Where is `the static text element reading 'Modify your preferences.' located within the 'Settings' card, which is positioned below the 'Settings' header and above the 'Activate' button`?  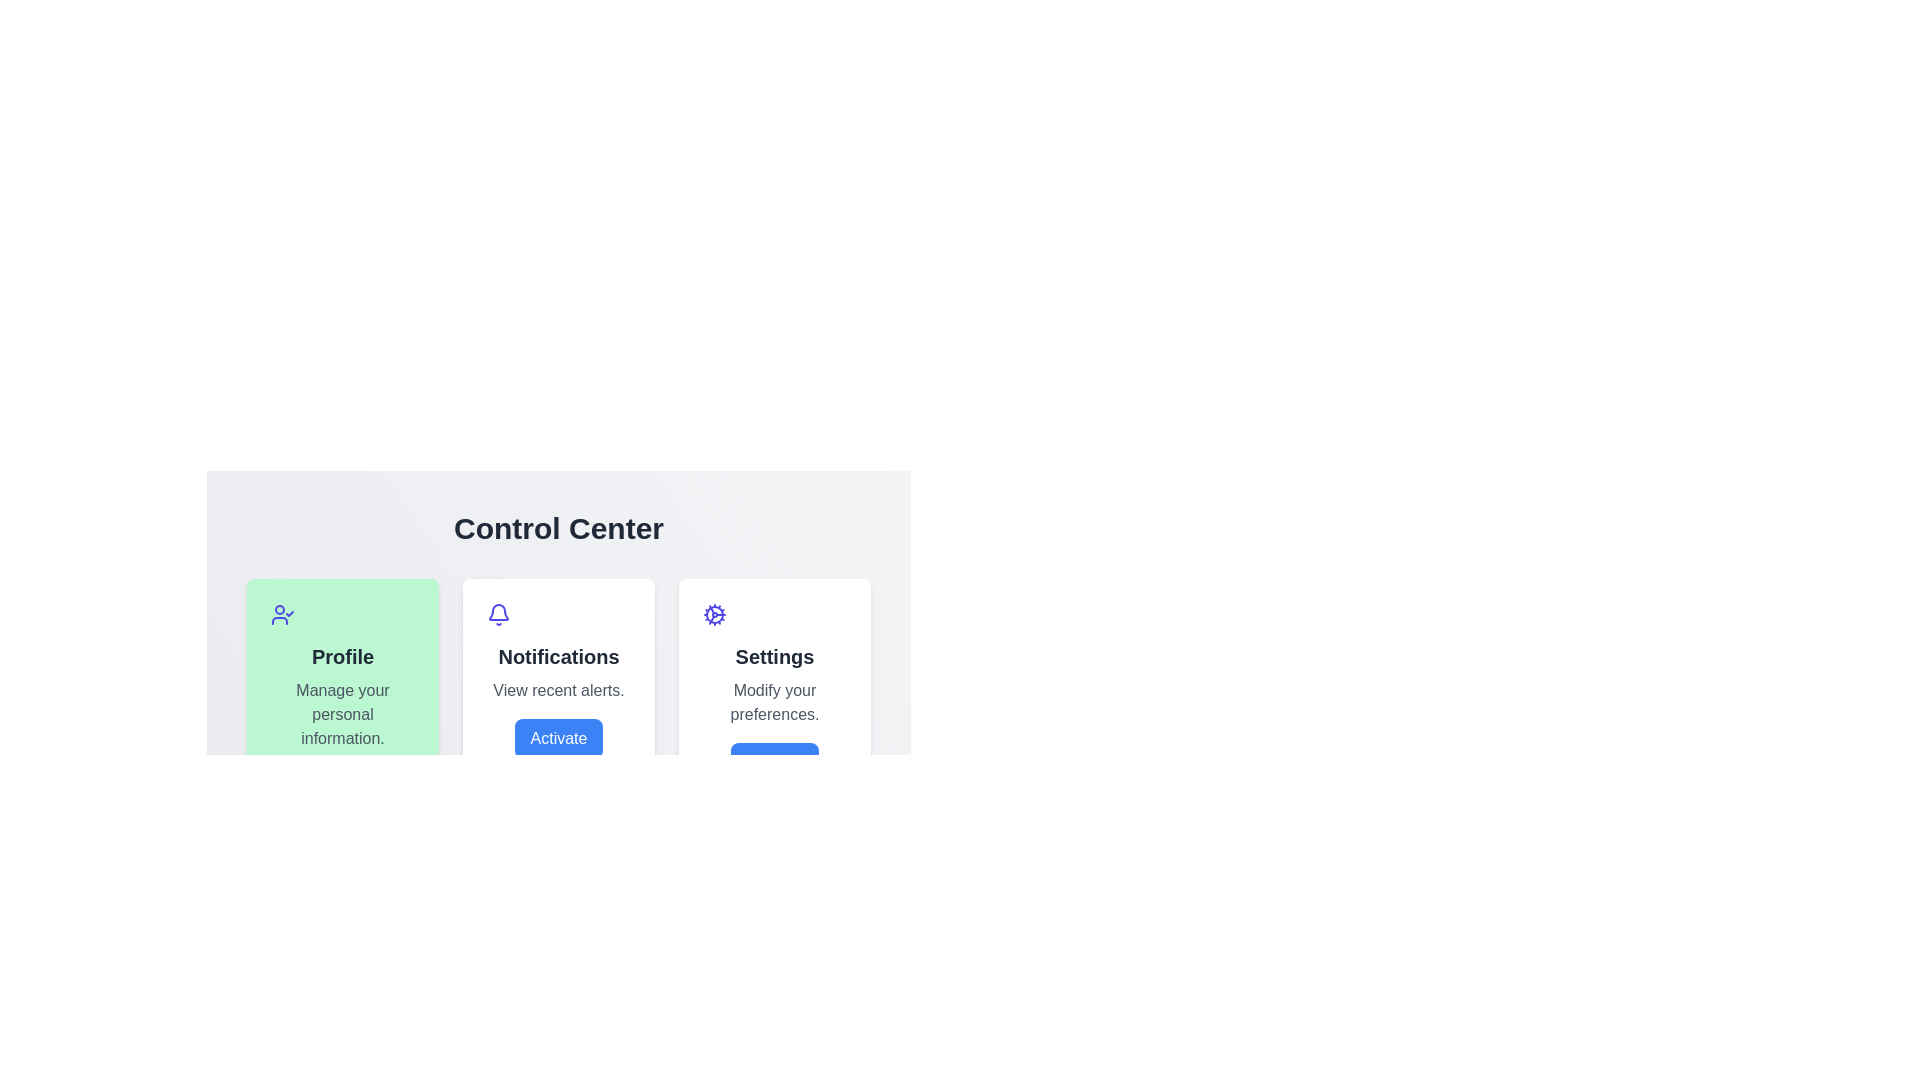 the static text element reading 'Modify your preferences.' located within the 'Settings' card, which is positioned below the 'Settings' header and above the 'Activate' button is located at coordinates (773, 701).